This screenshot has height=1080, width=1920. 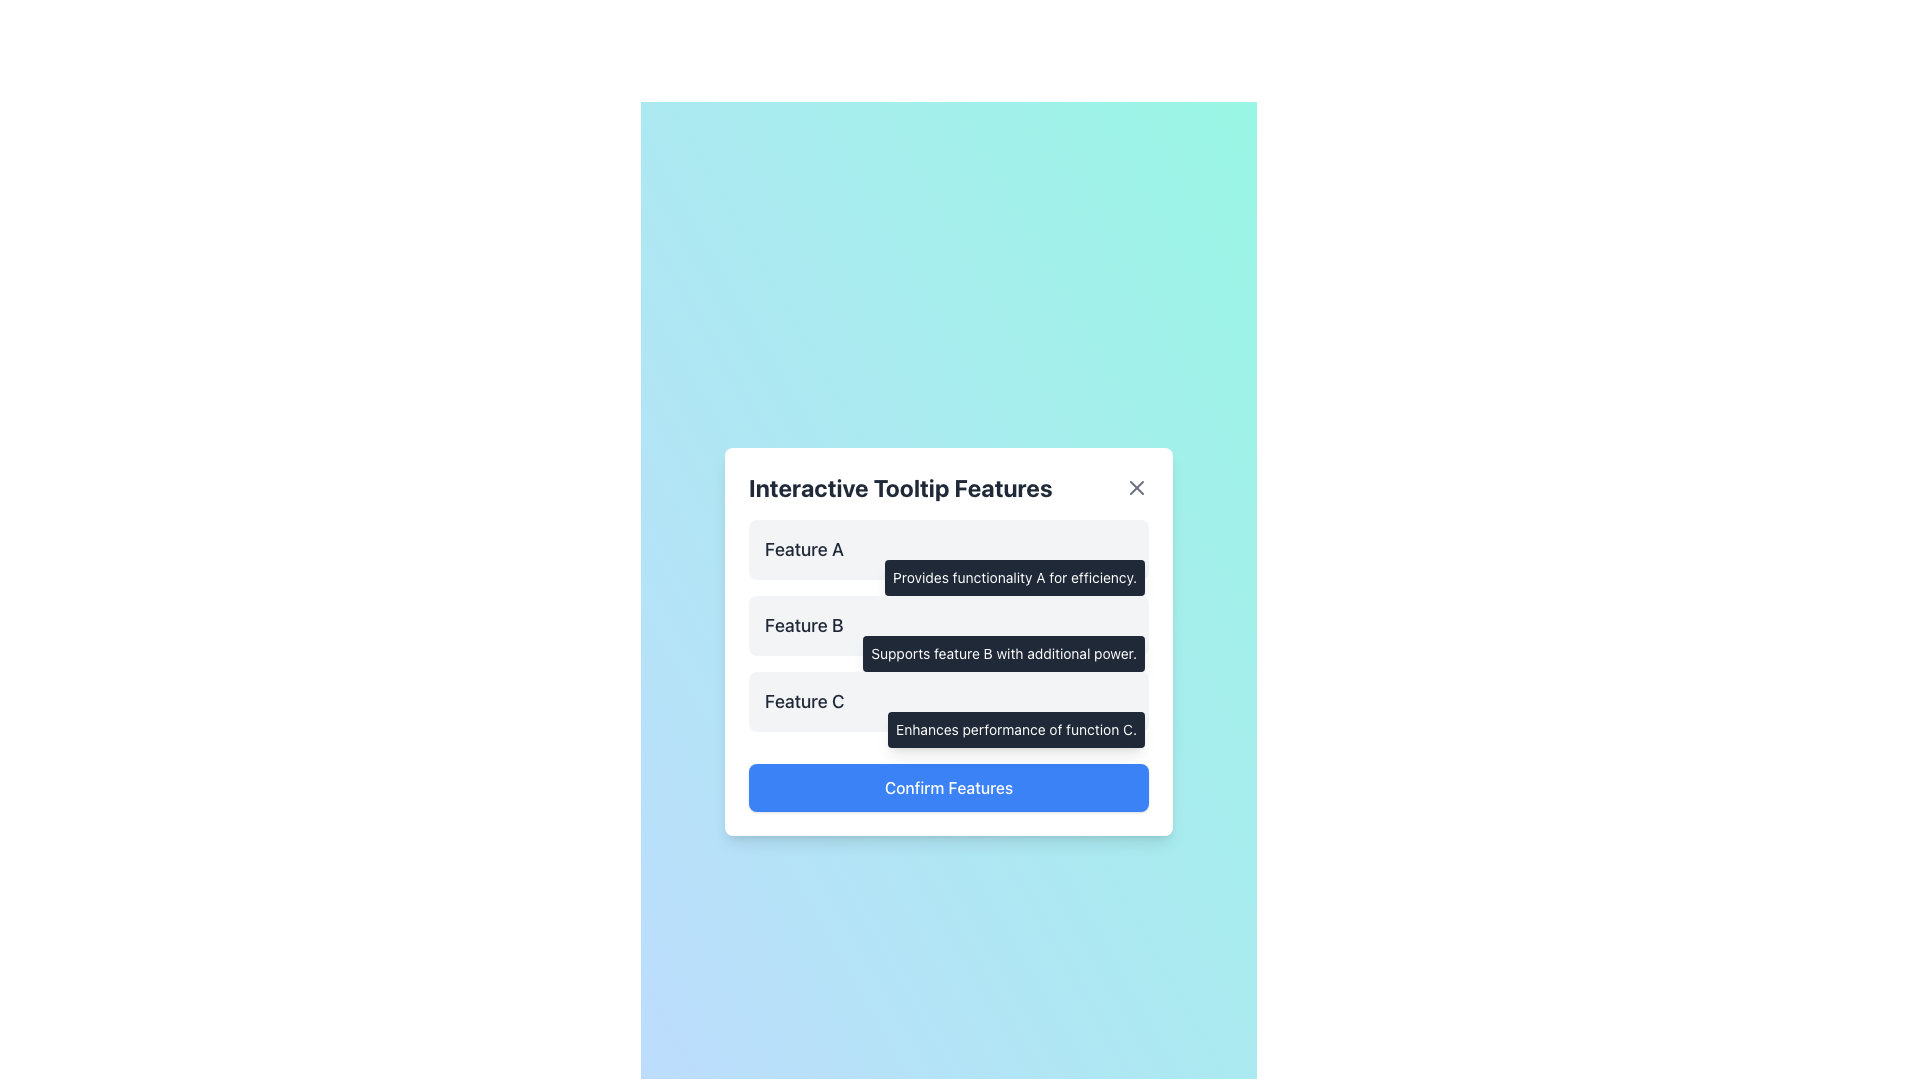 What do you see at coordinates (948, 786) in the screenshot?
I see `the rectangular button with a blue background and white text that reads 'Confirm Features' to confirm the selection` at bounding box center [948, 786].